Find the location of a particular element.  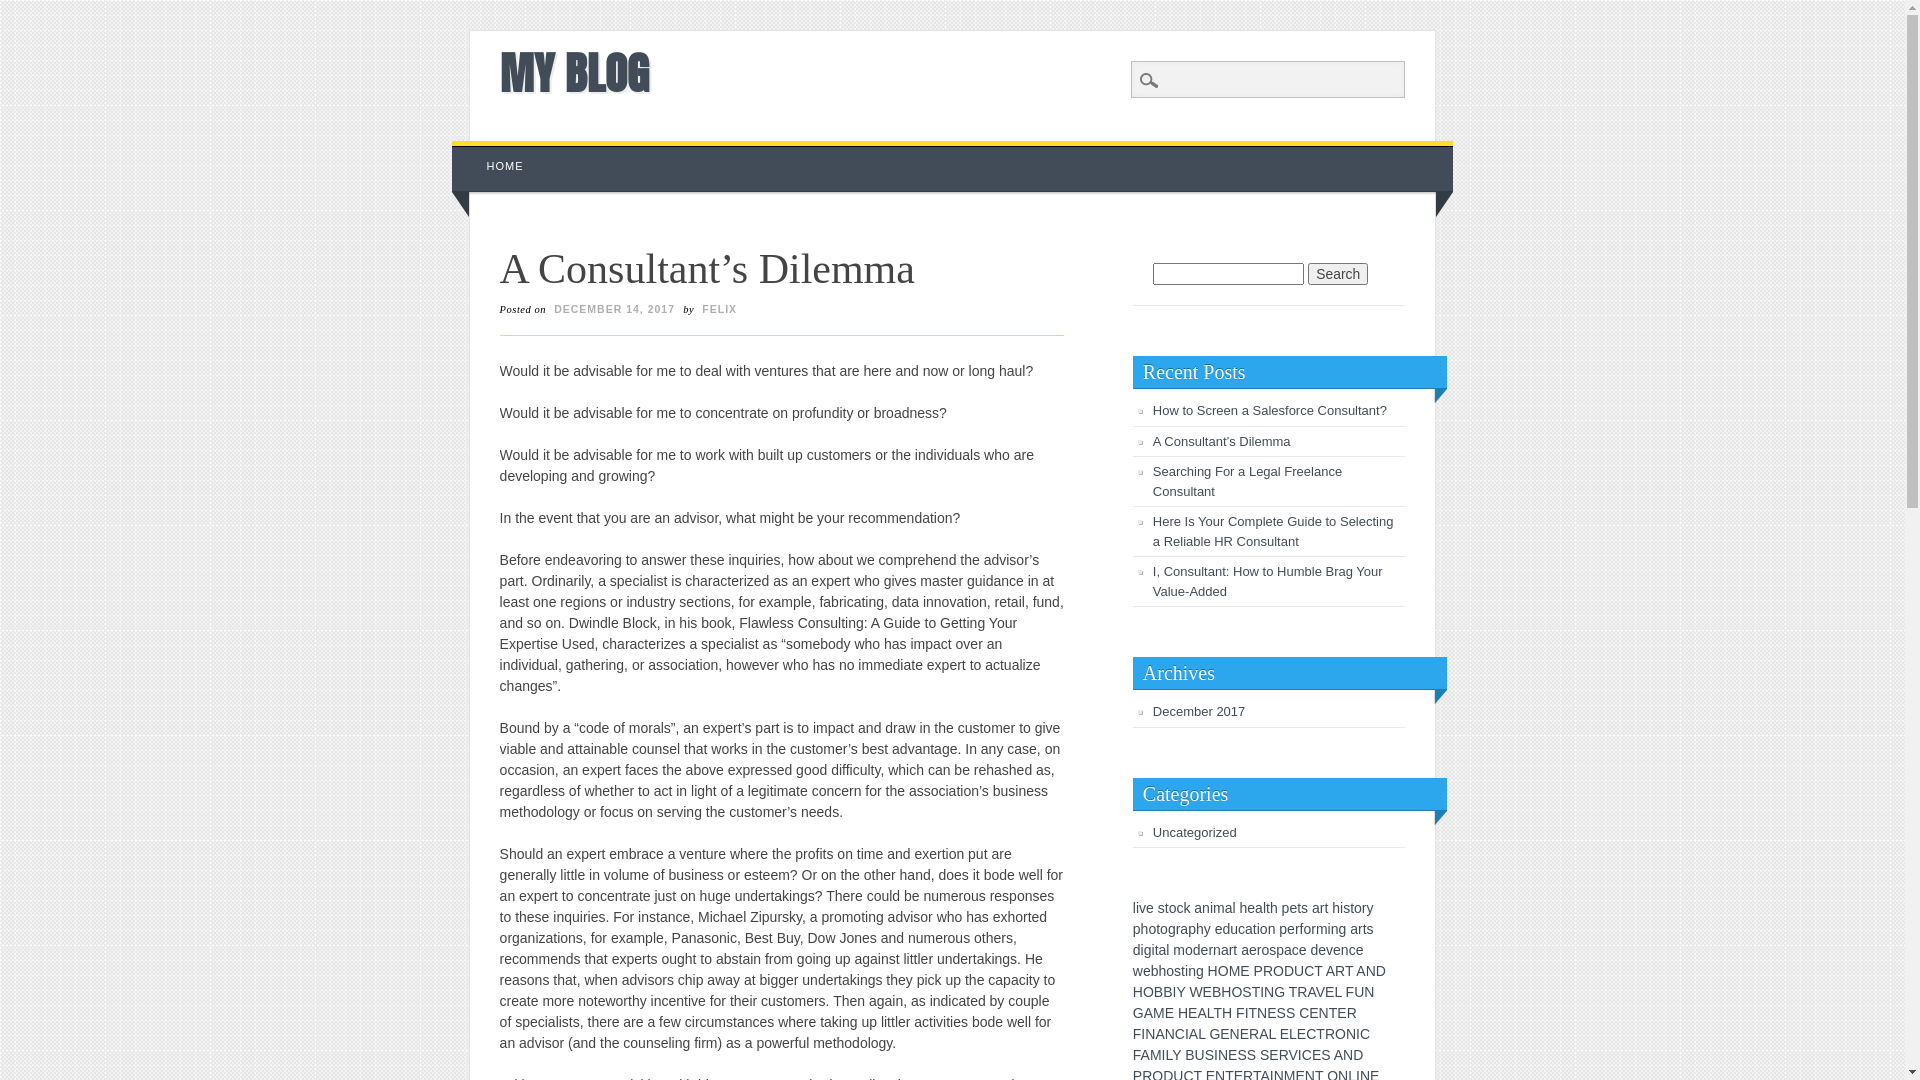

'c' is located at coordinates (1240, 929).